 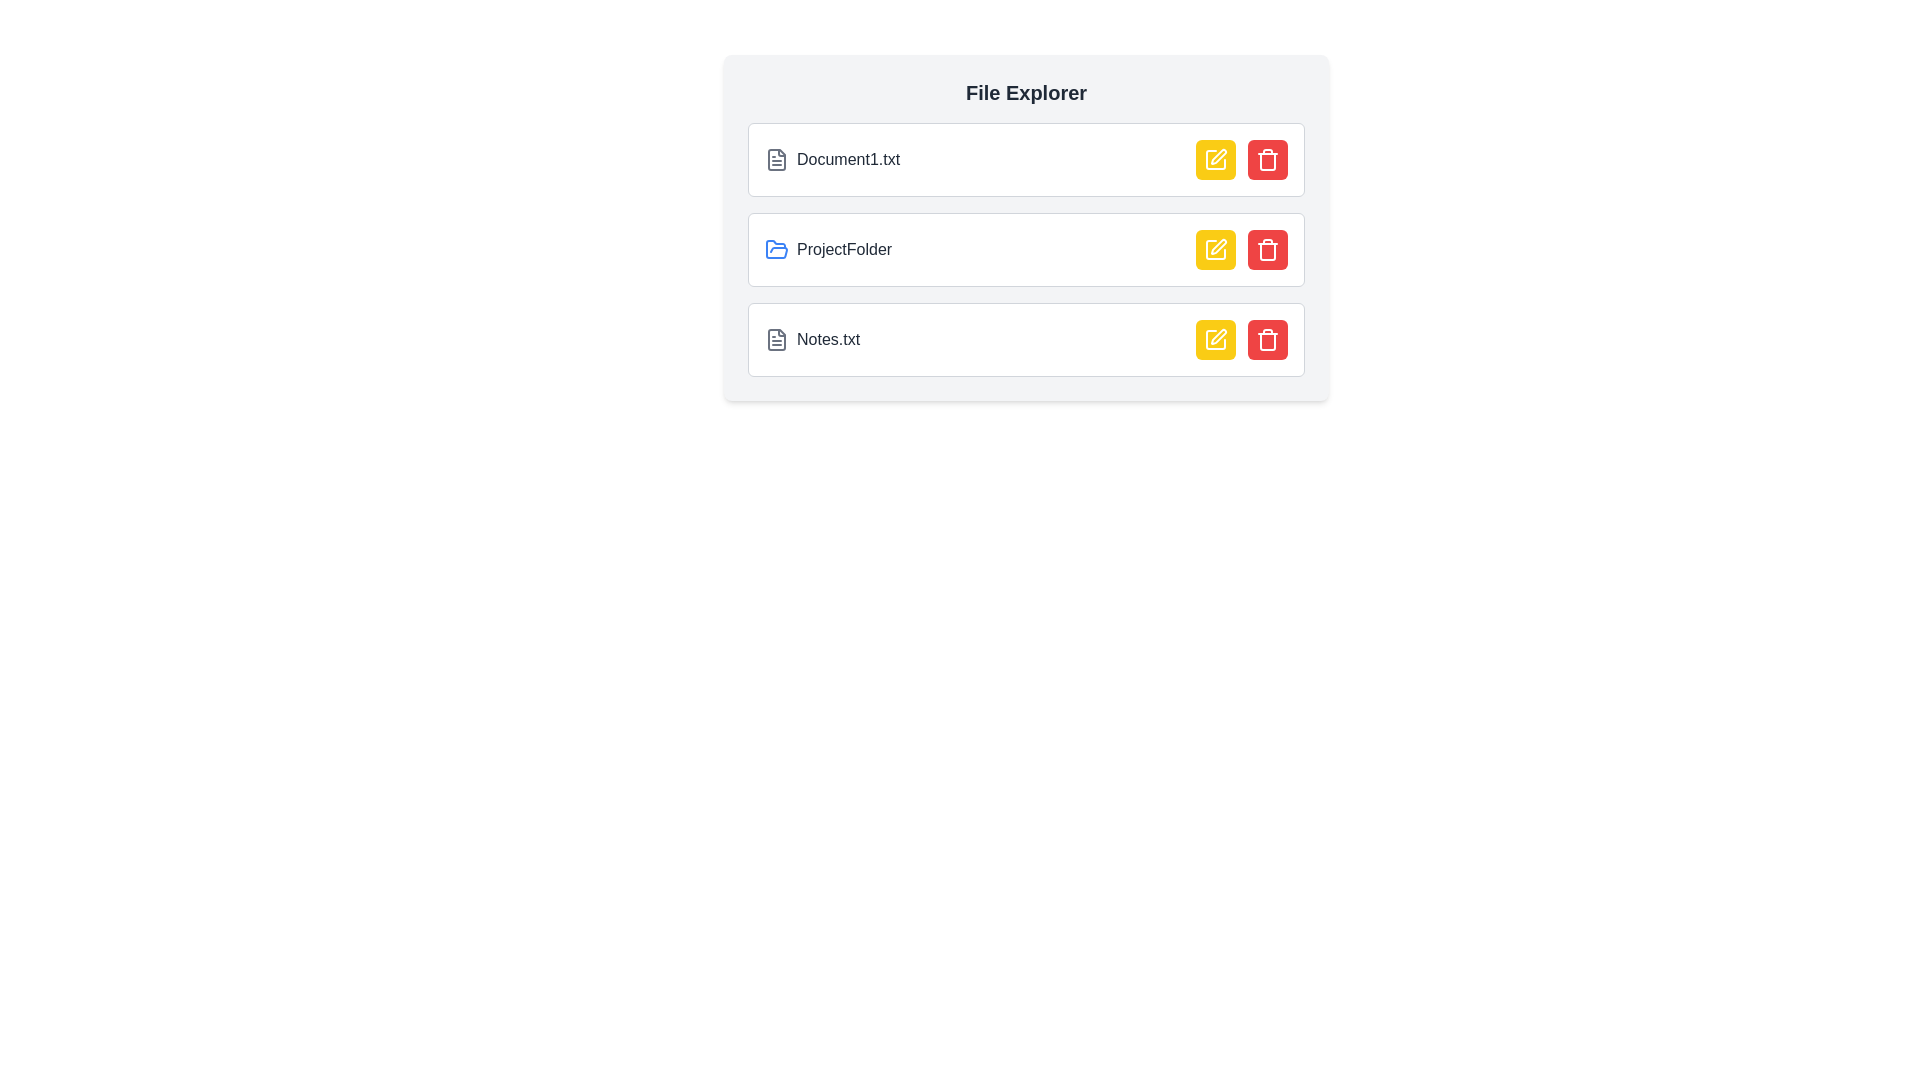 What do you see at coordinates (848, 158) in the screenshot?
I see `the text label 'Document1.txt' located beside the file icon` at bounding box center [848, 158].